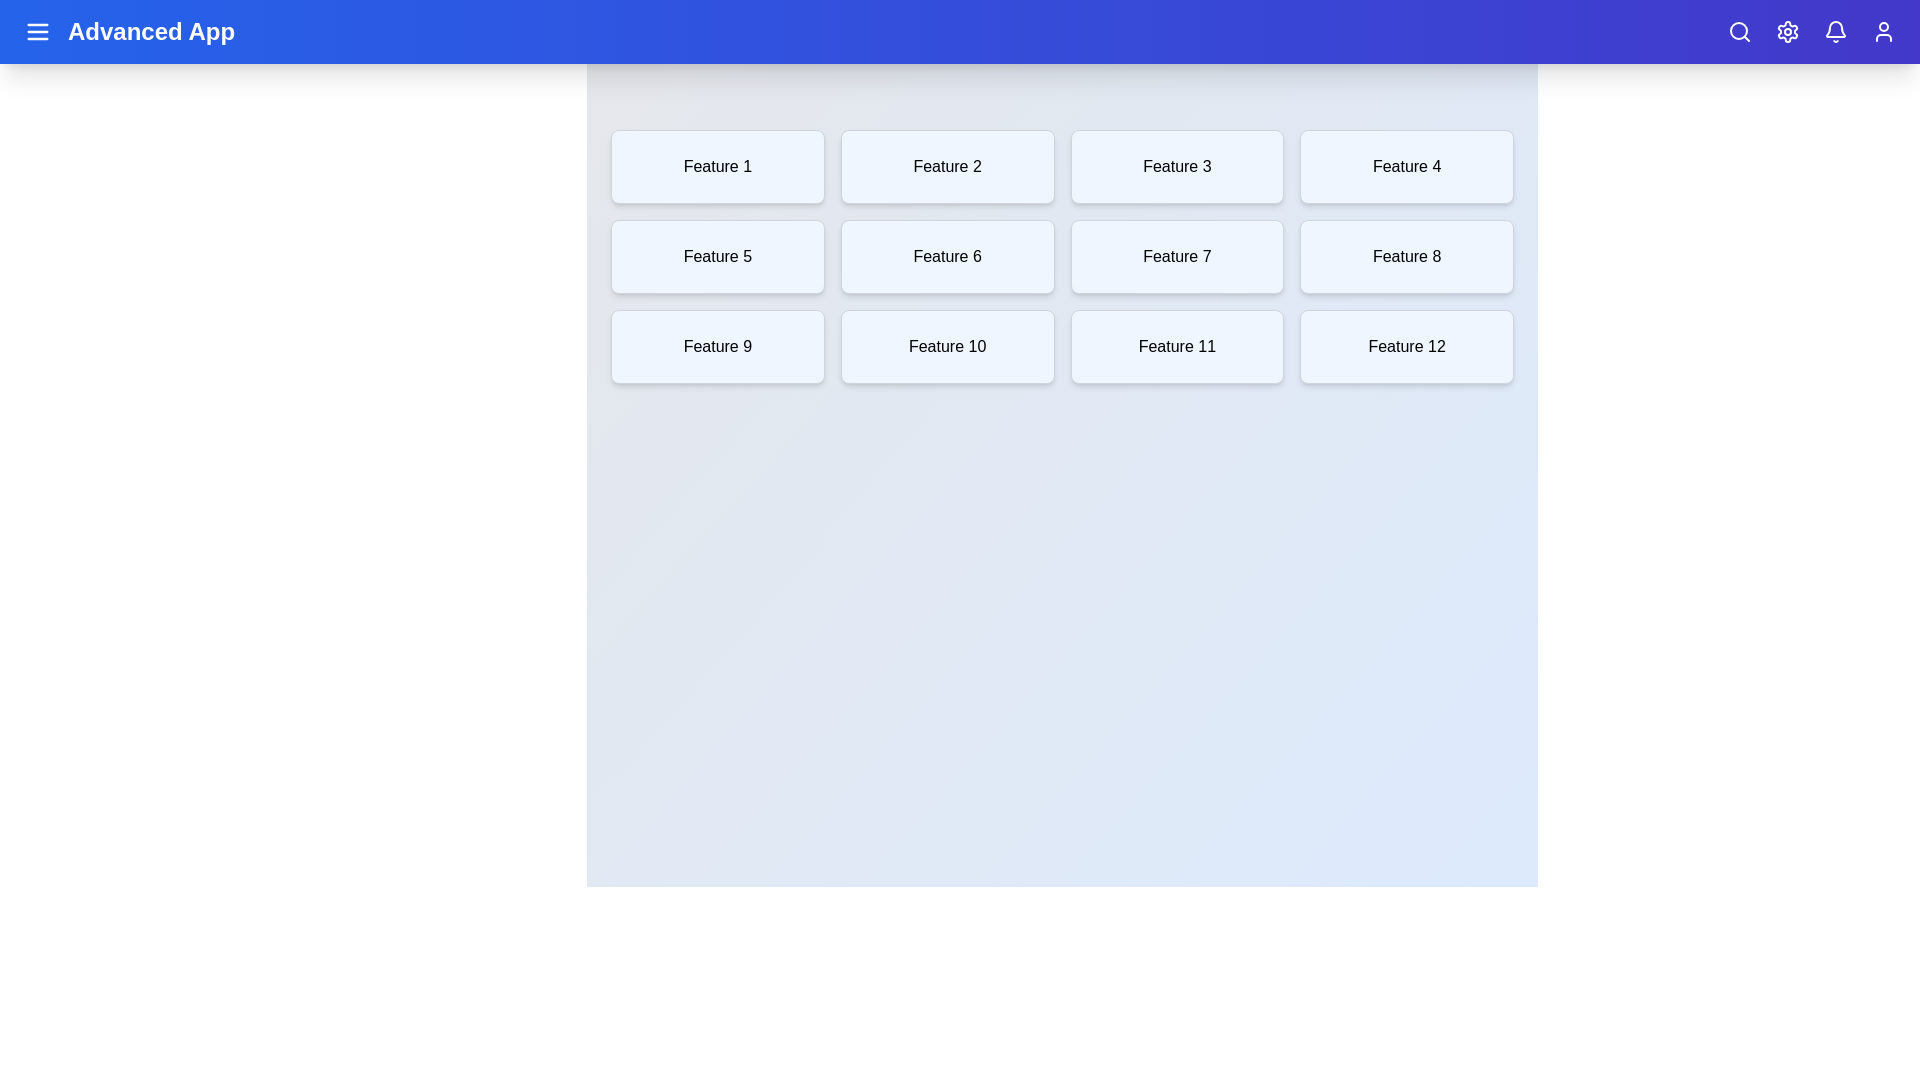 The height and width of the screenshot is (1080, 1920). What do you see at coordinates (1788, 31) in the screenshot?
I see `the settings icon to open the settings menu` at bounding box center [1788, 31].